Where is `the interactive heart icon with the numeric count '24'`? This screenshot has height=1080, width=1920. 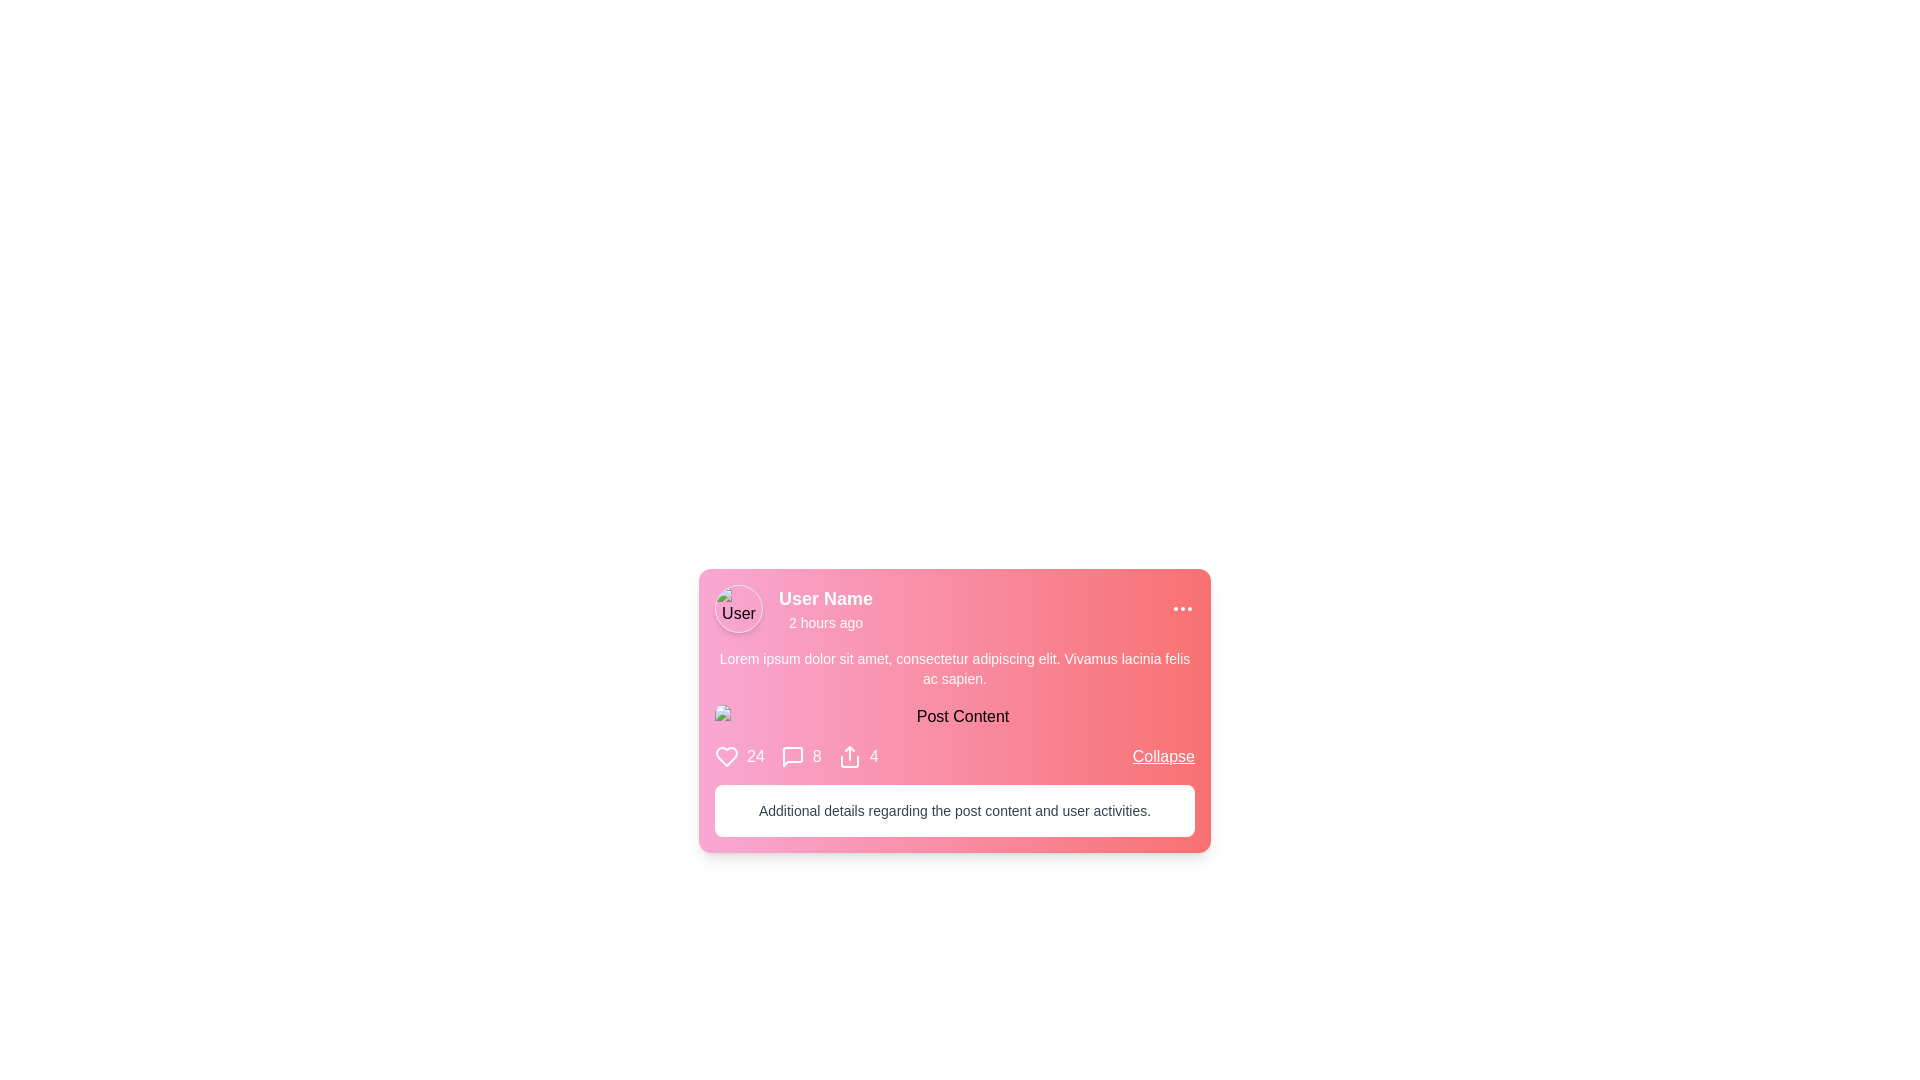 the interactive heart icon with the numeric count '24' is located at coordinates (738, 756).